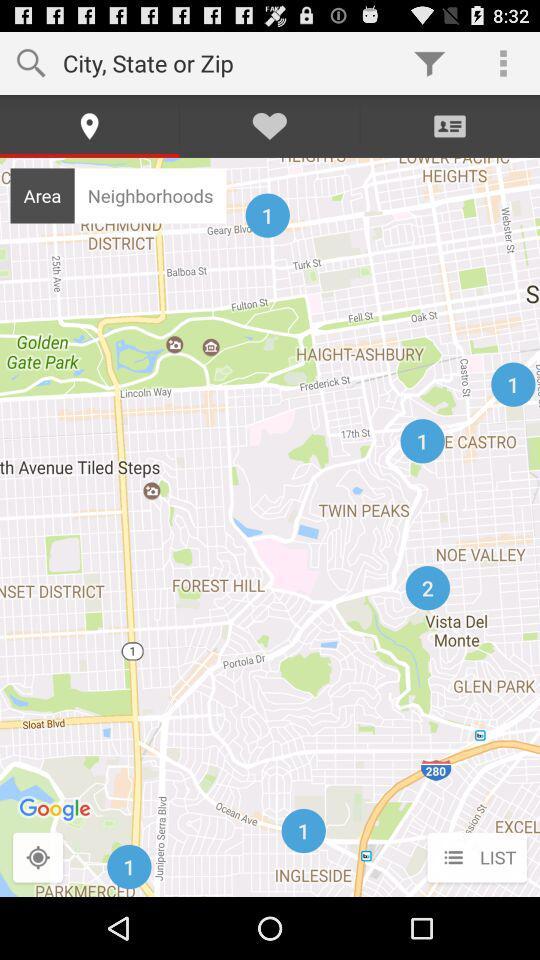  Describe the element at coordinates (38, 857) in the screenshot. I see `icon next to the list` at that location.